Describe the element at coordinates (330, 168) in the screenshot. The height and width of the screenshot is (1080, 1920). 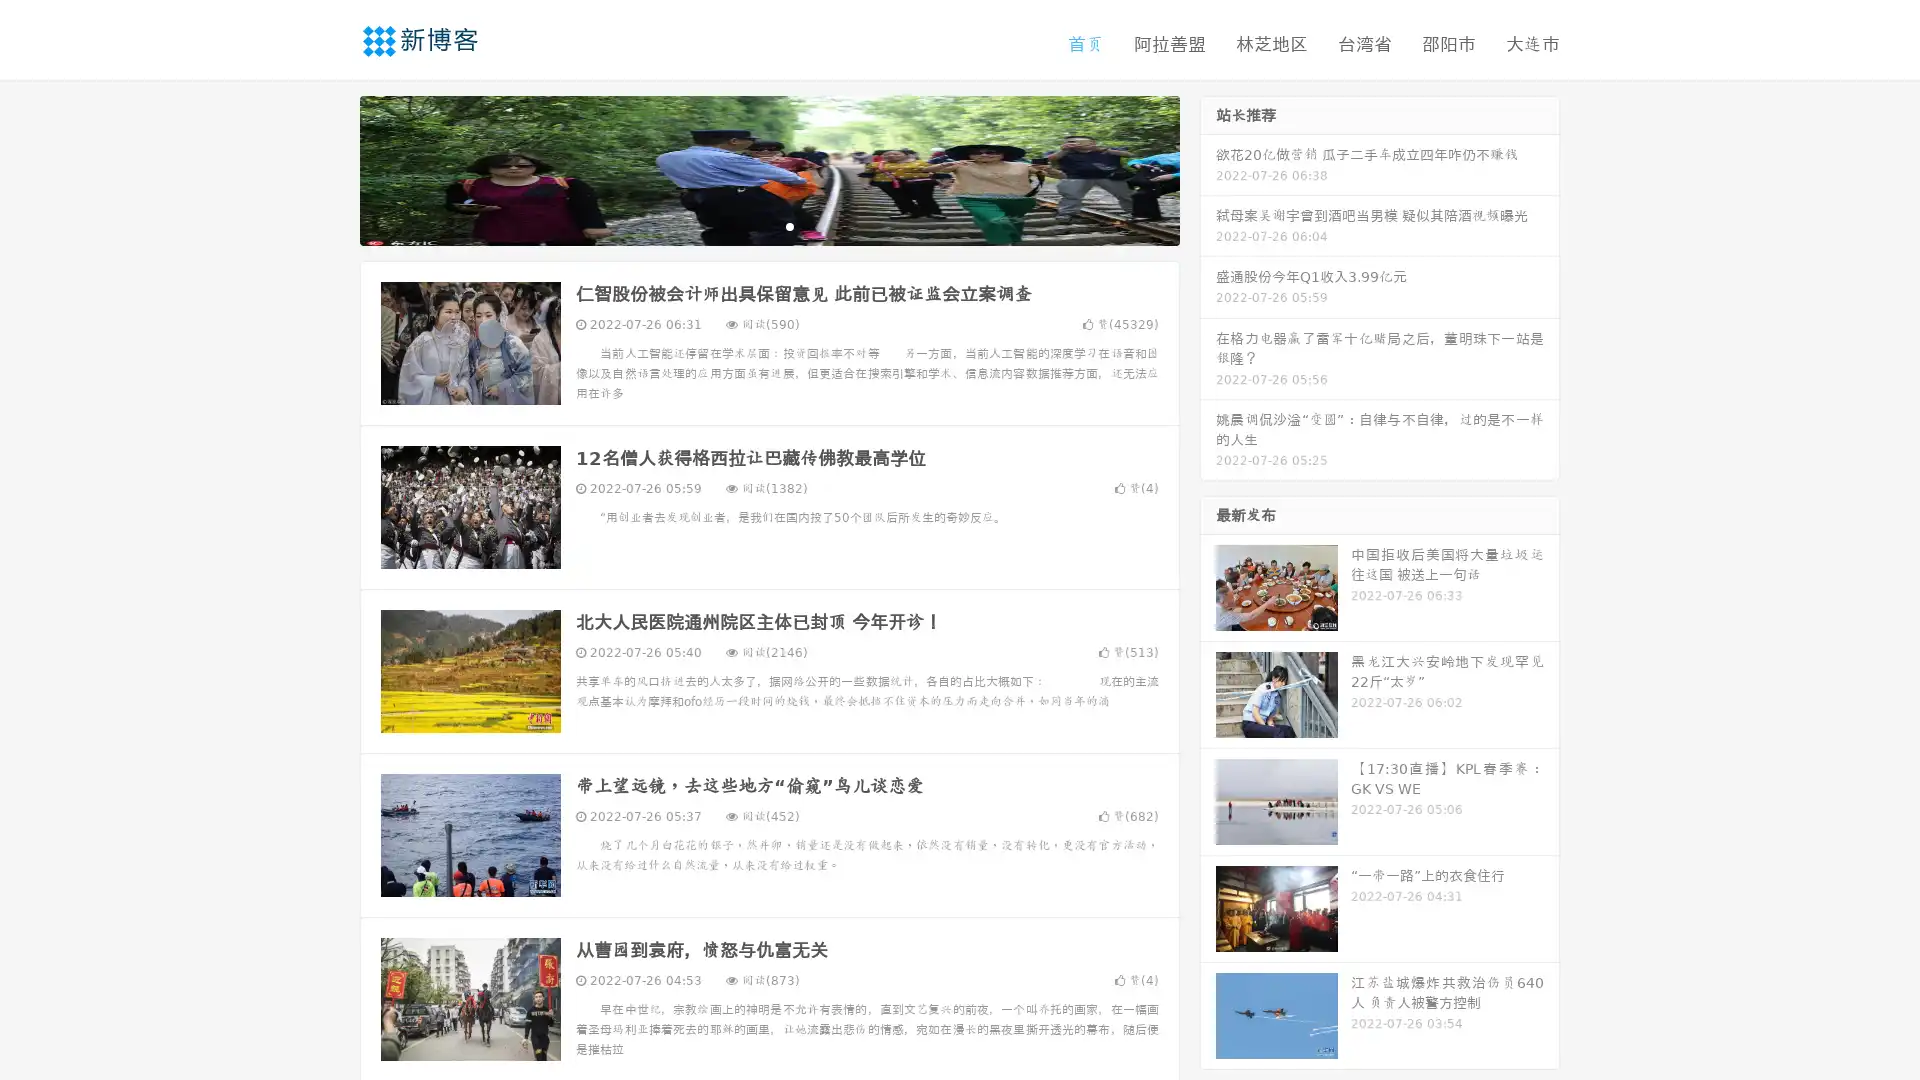
I see `Previous slide` at that location.